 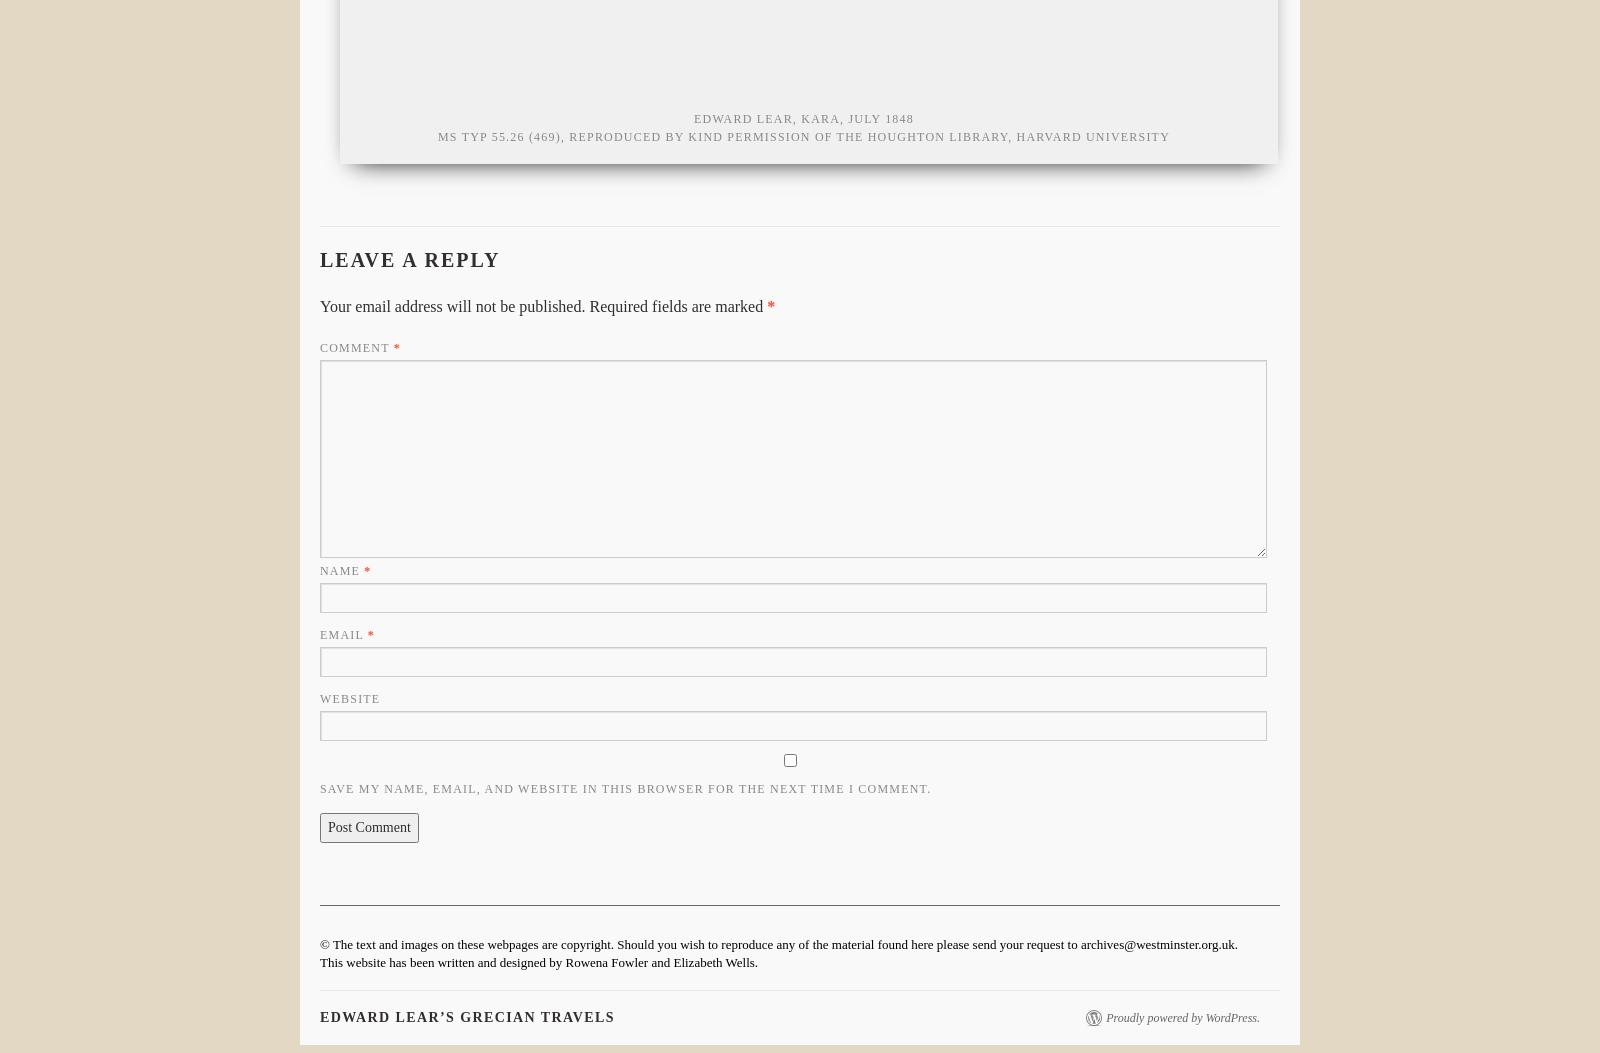 I want to click on 'Save my name, email, and website in this browser for the next time I comment.', so click(x=625, y=789).